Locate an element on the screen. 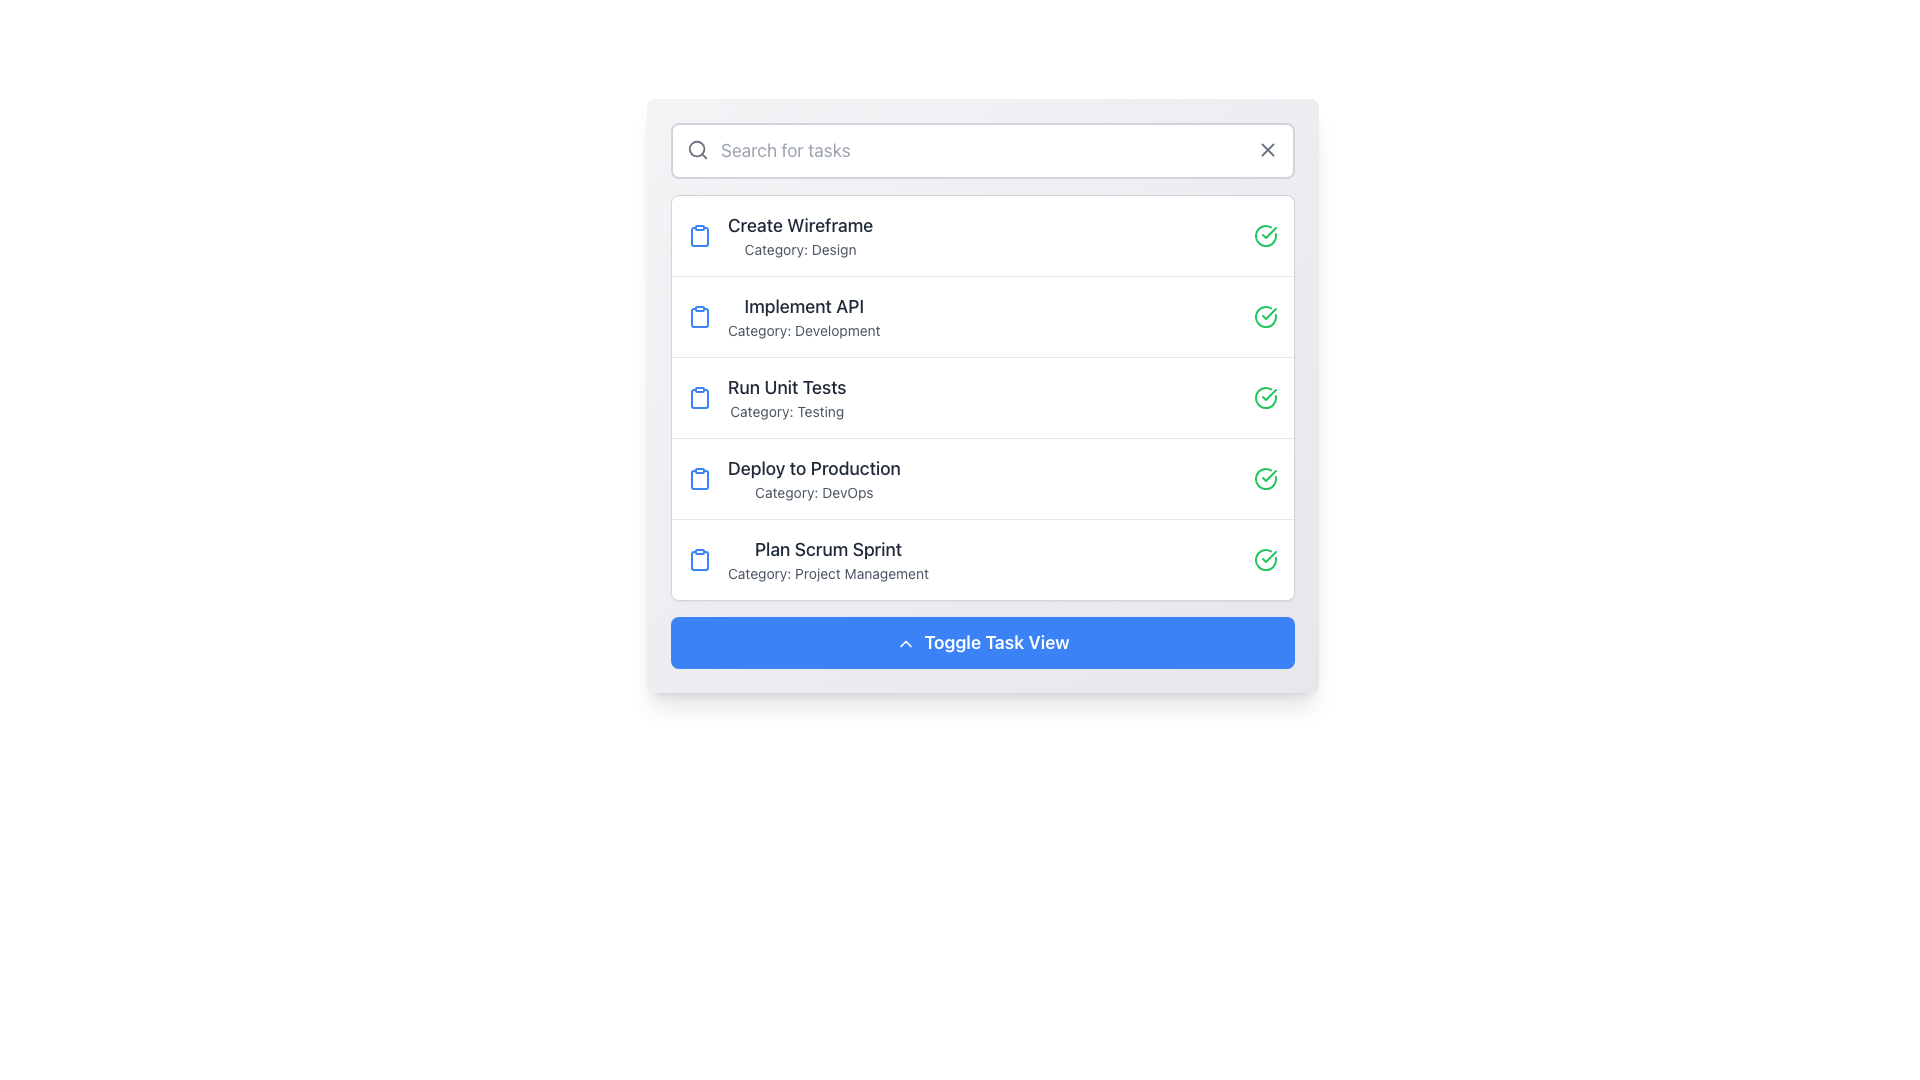 This screenshot has height=1080, width=1920. the Search input field located at the top of the task list panel to indicate focus, situated between two icons is located at coordinates (983, 149).